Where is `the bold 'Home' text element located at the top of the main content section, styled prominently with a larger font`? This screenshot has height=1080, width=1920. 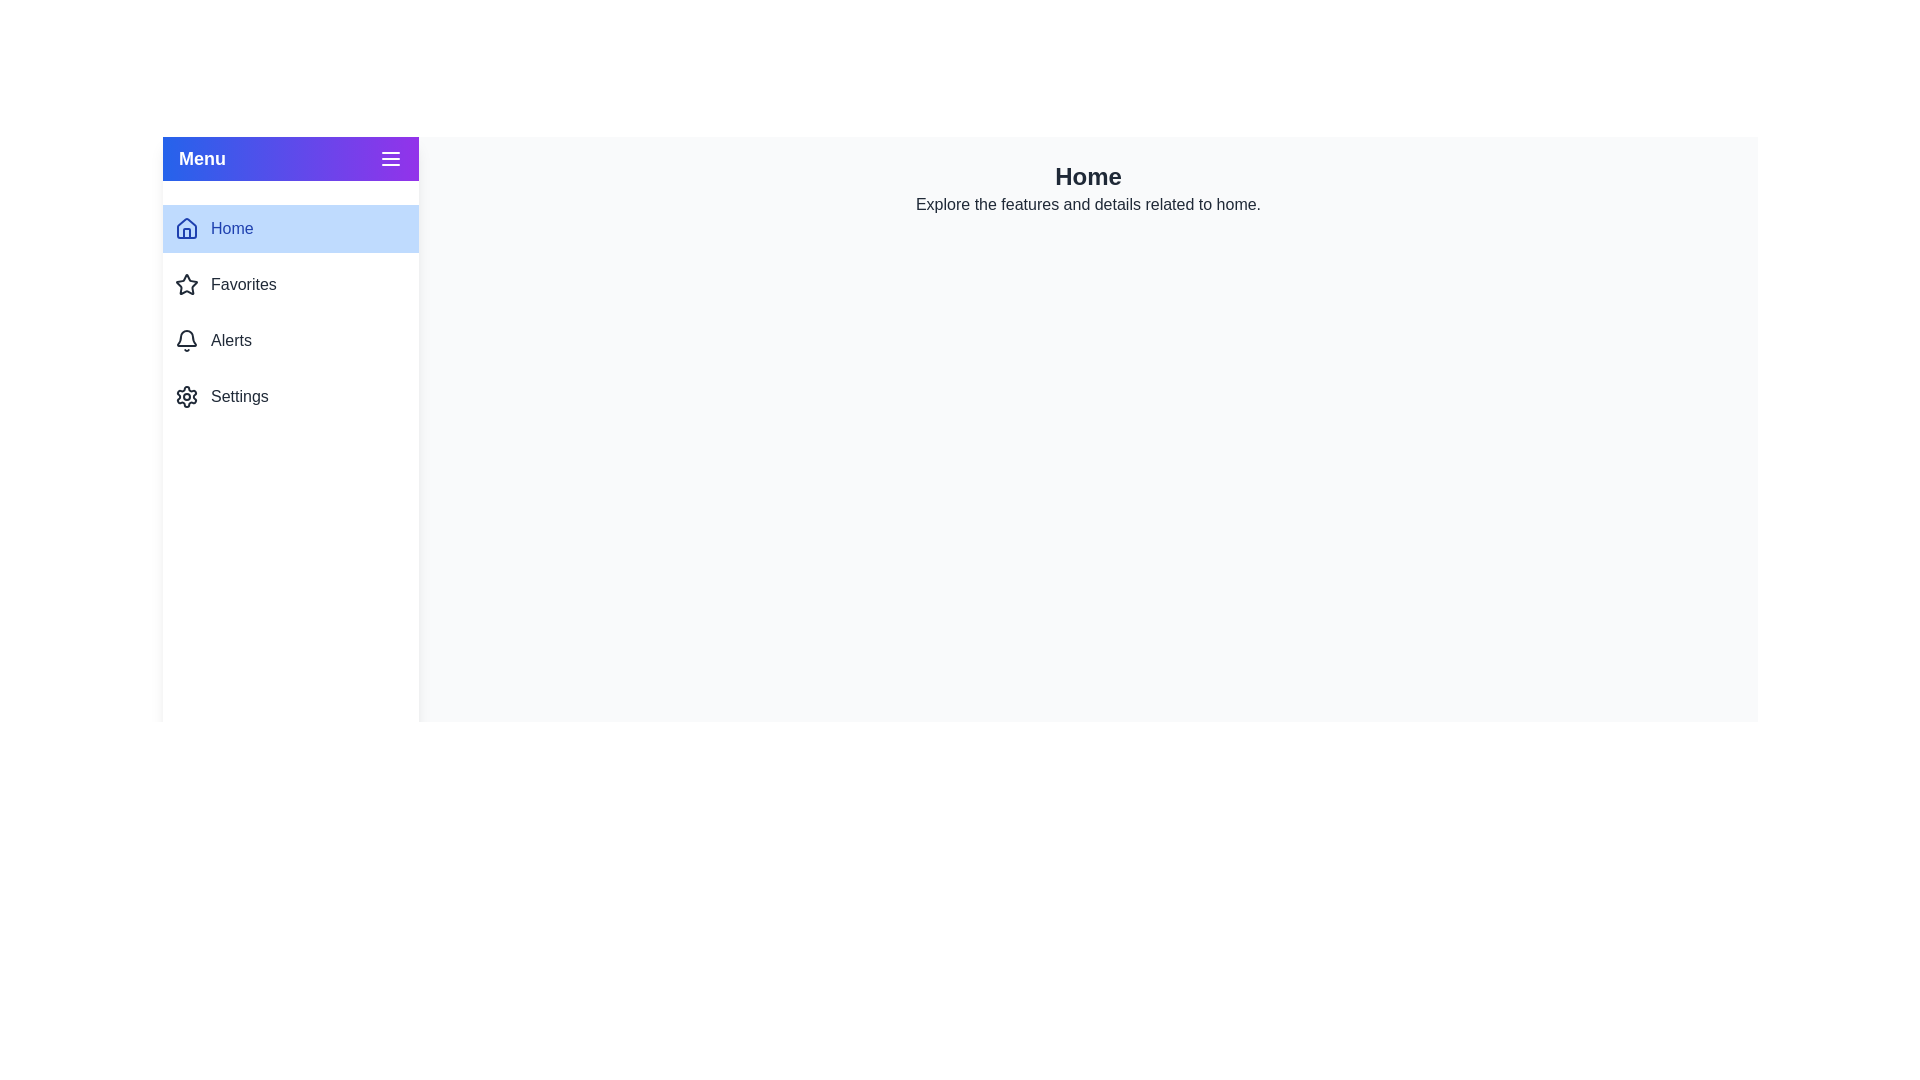 the bold 'Home' text element located at the top of the main content section, styled prominently with a larger font is located at coordinates (1087, 176).